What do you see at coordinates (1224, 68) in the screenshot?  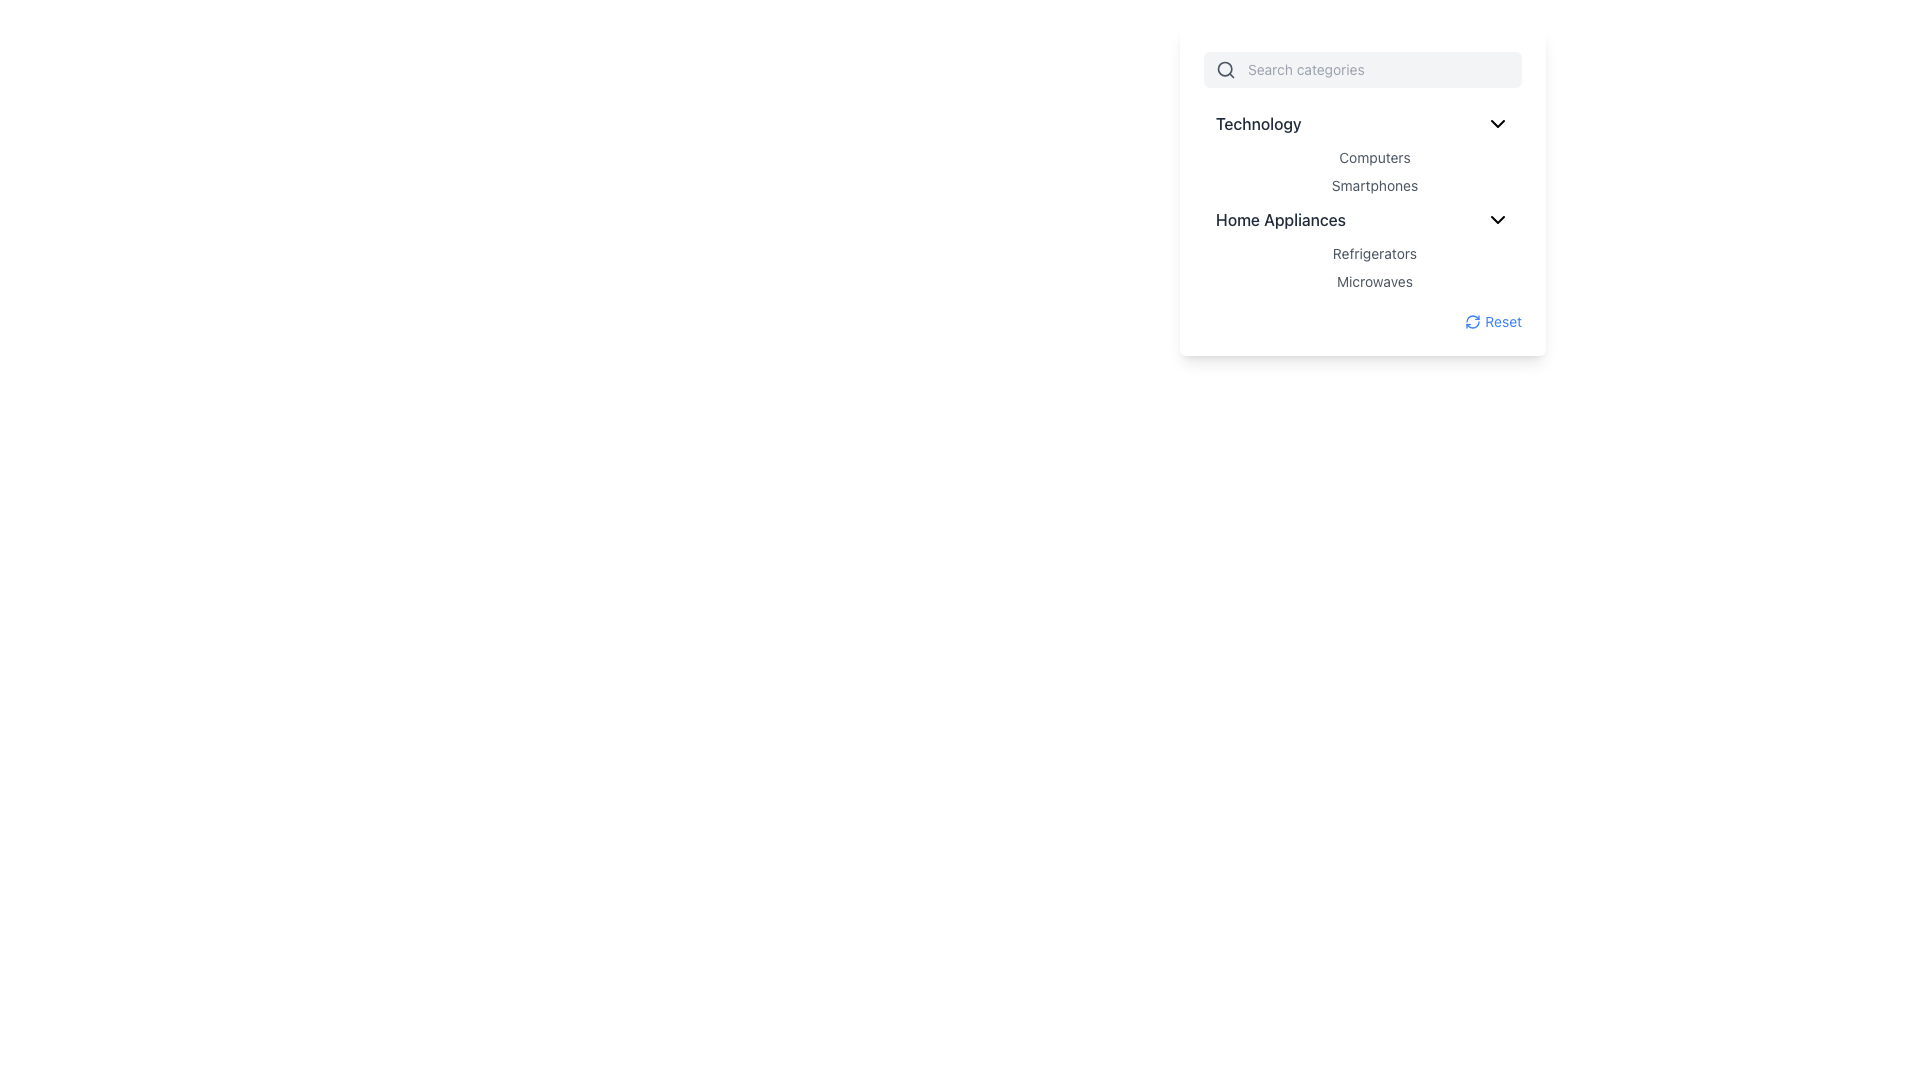 I see `the search icon located in the top-left corner of the dropdown section, which indicates the search feature adjacent to the input field labeled 'Search categories'` at bounding box center [1224, 68].